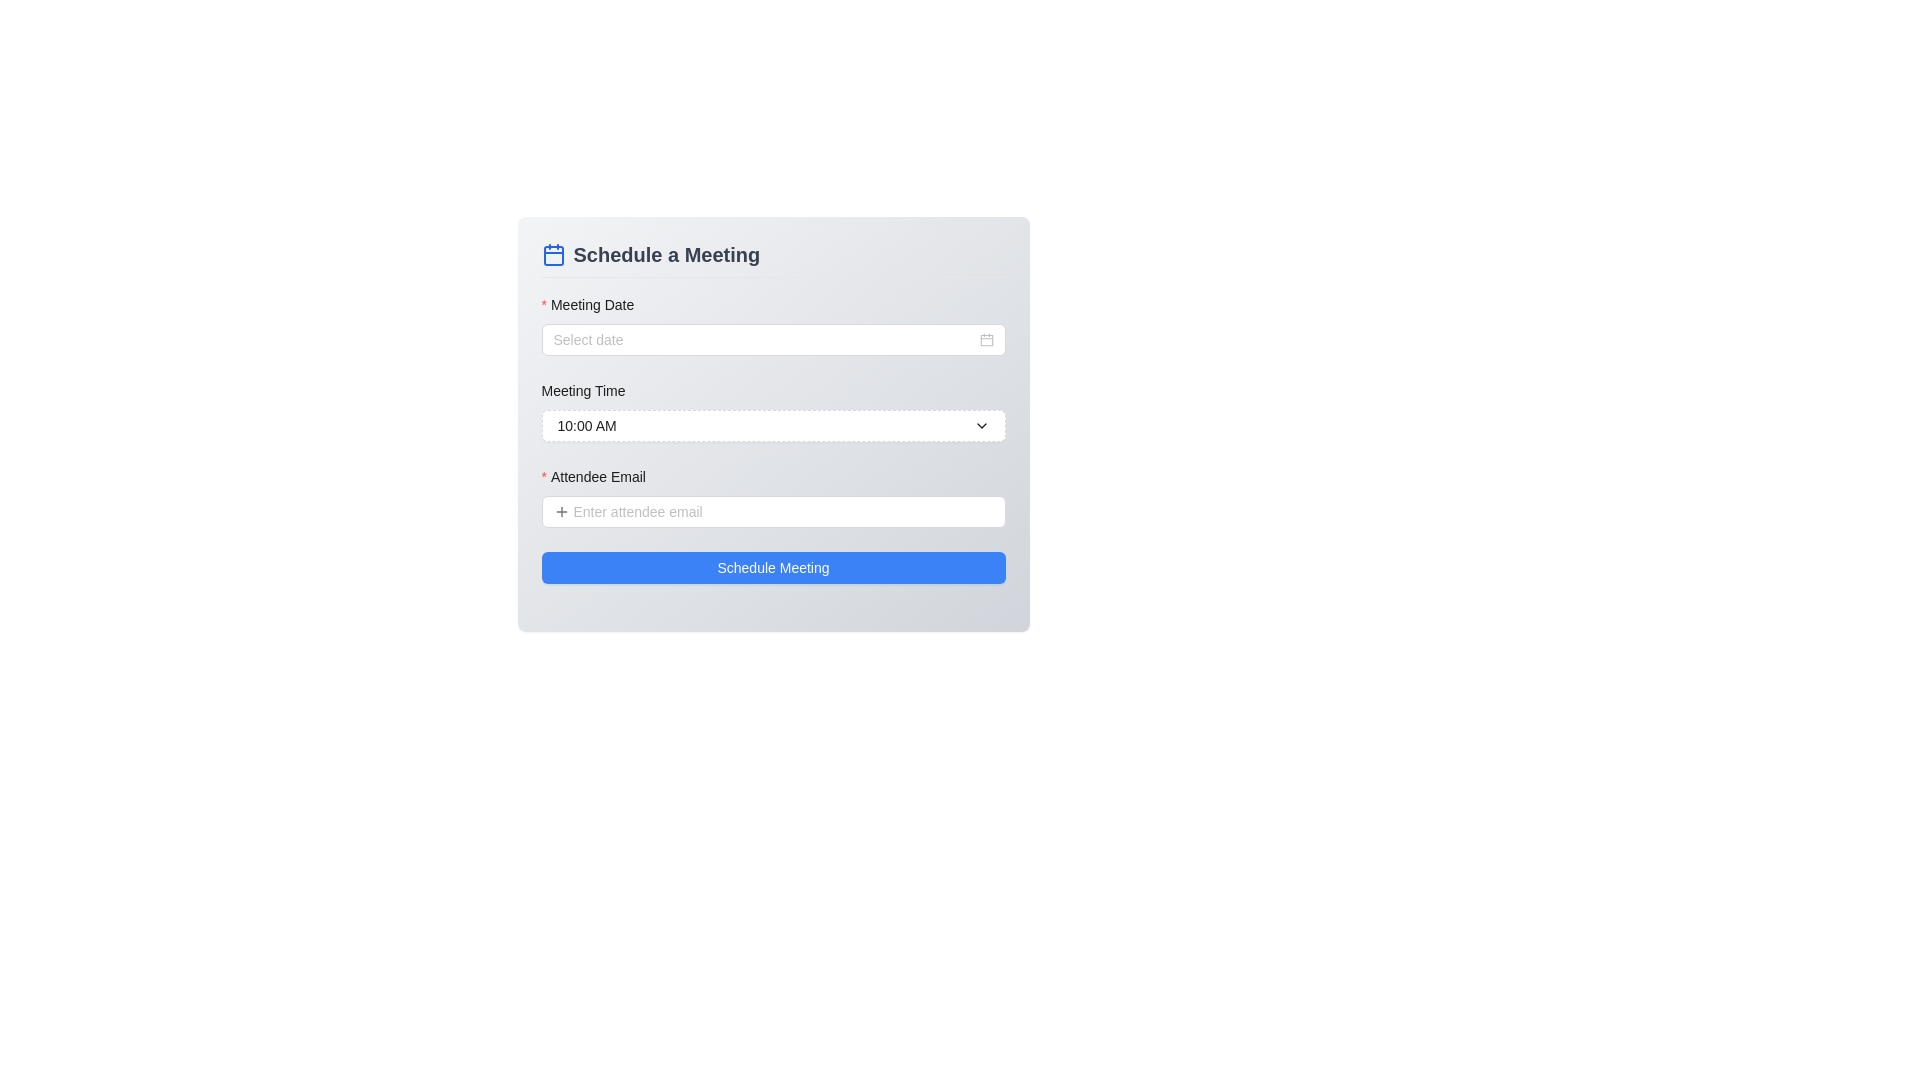 This screenshot has width=1920, height=1080. I want to click on a date using the calendar picker from the 'Meeting Date' input field, which features a required red asterisk and a calendar icon for date selection, so click(772, 323).